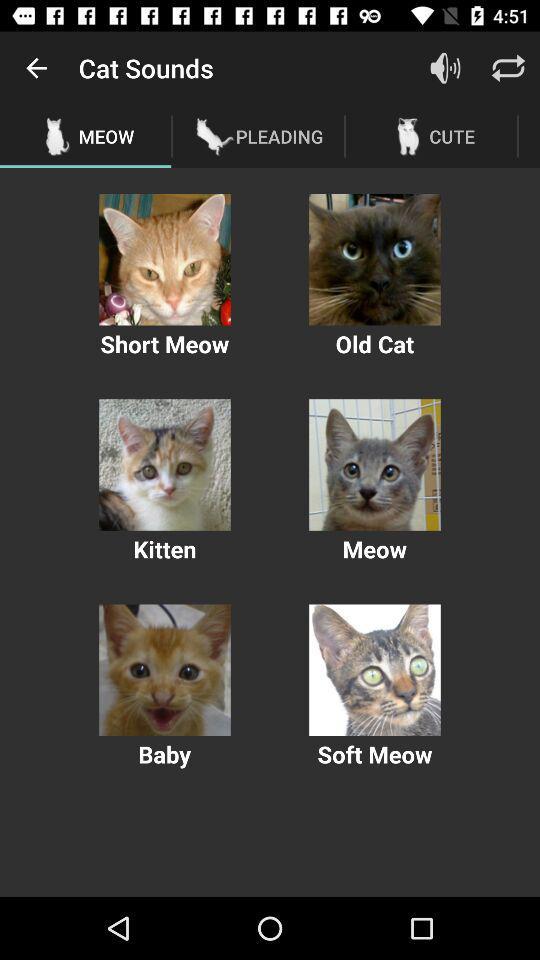 This screenshot has height=960, width=540. What do you see at coordinates (36, 68) in the screenshot?
I see `the item next to the cat sounds` at bounding box center [36, 68].